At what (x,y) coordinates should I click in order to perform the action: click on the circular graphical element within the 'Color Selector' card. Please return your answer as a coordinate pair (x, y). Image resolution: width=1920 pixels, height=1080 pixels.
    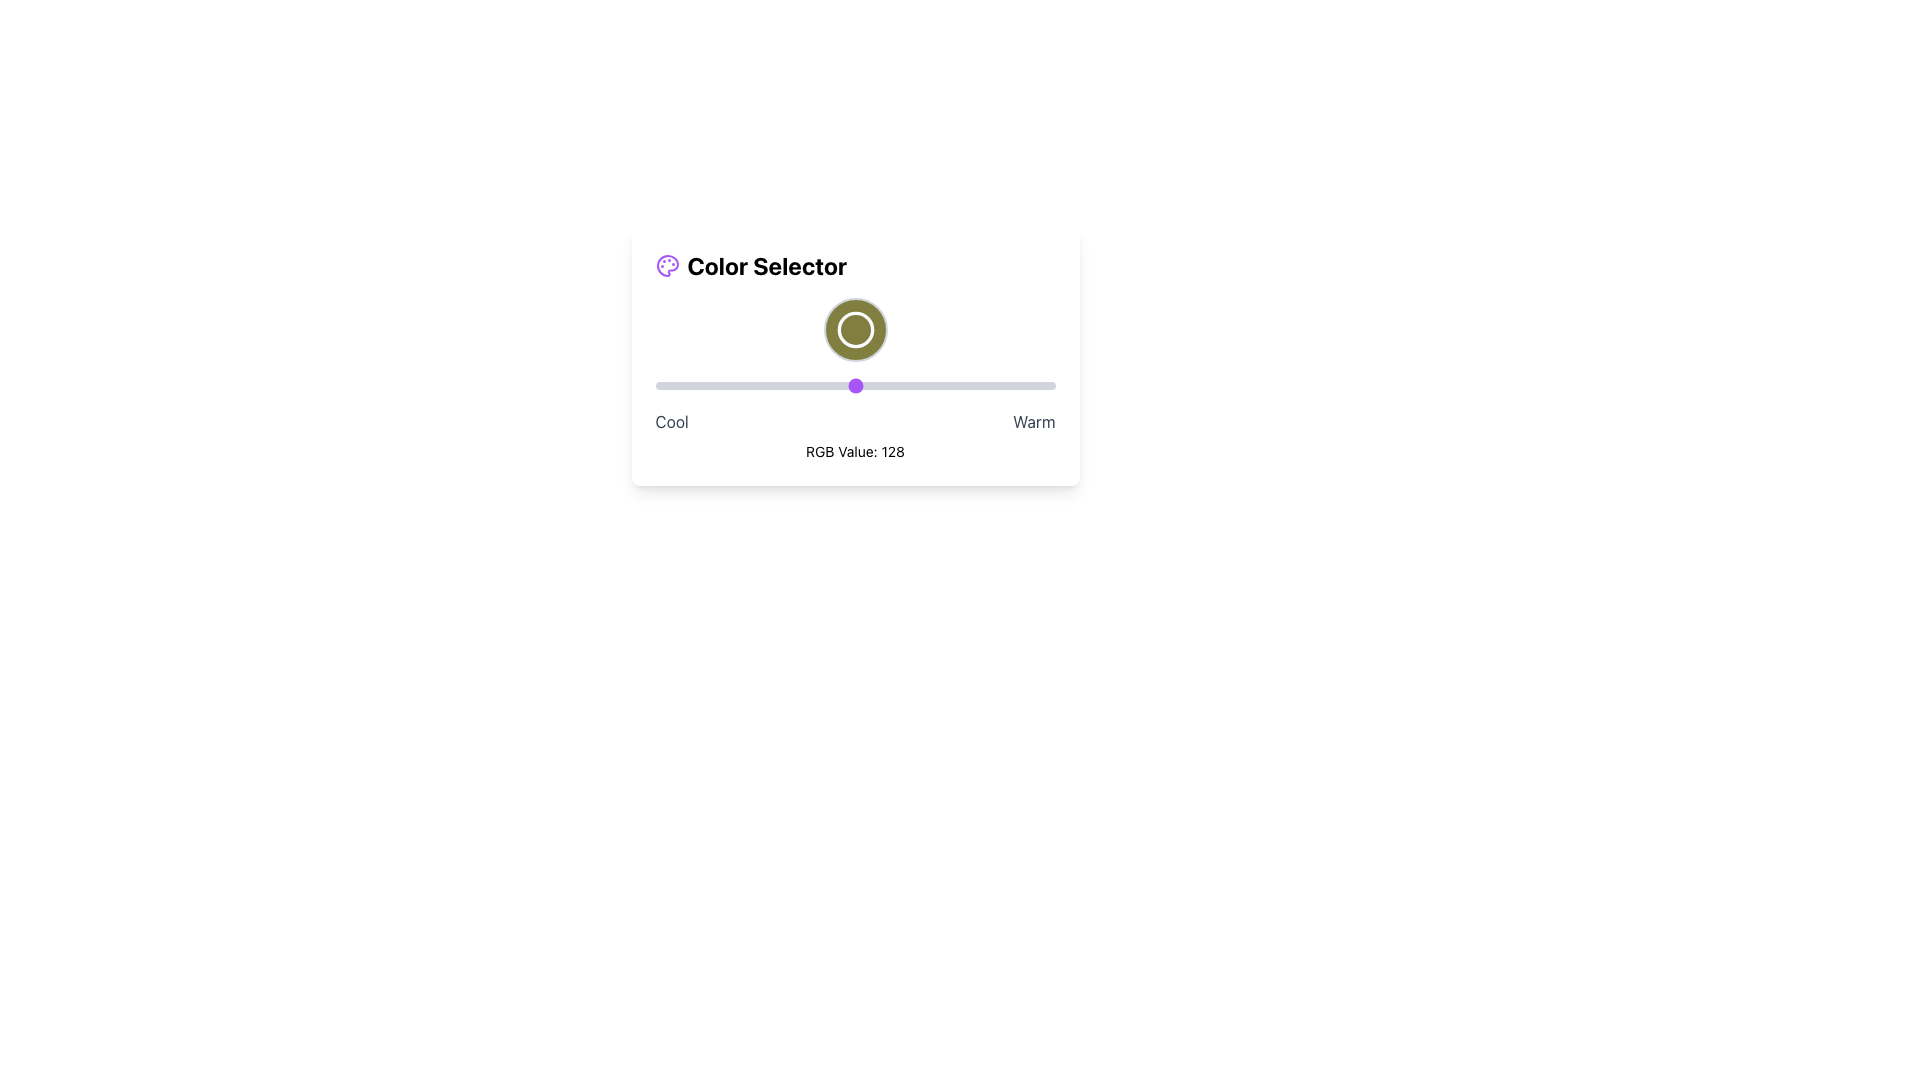
    Looking at the image, I should click on (855, 329).